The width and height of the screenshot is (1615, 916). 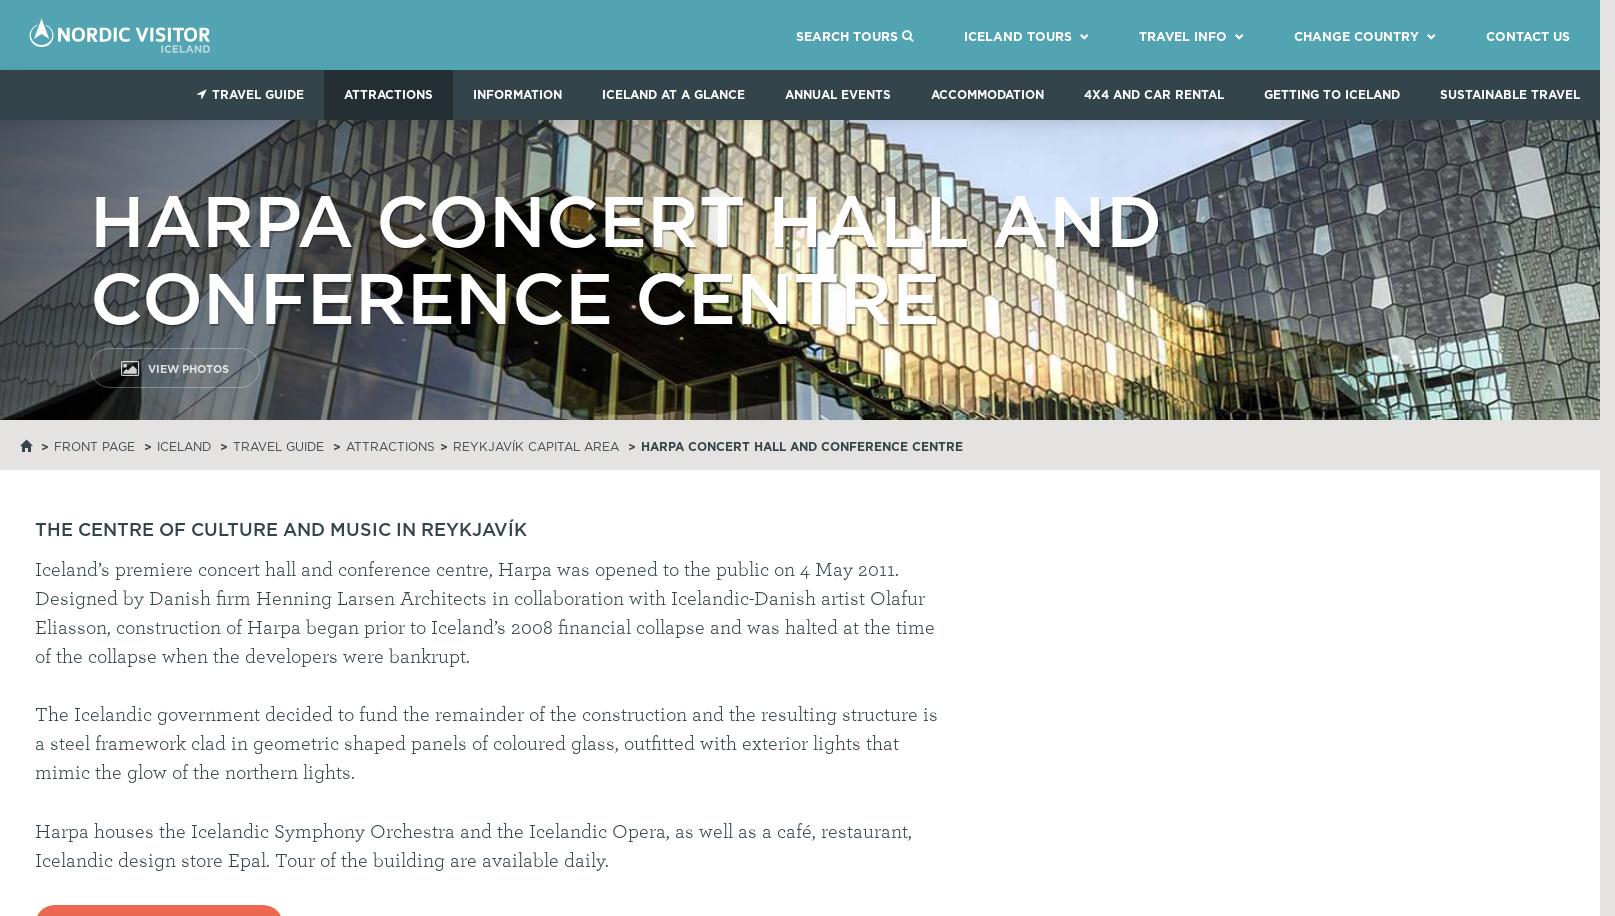 I want to click on 'Contact Us', so click(x=1526, y=35).